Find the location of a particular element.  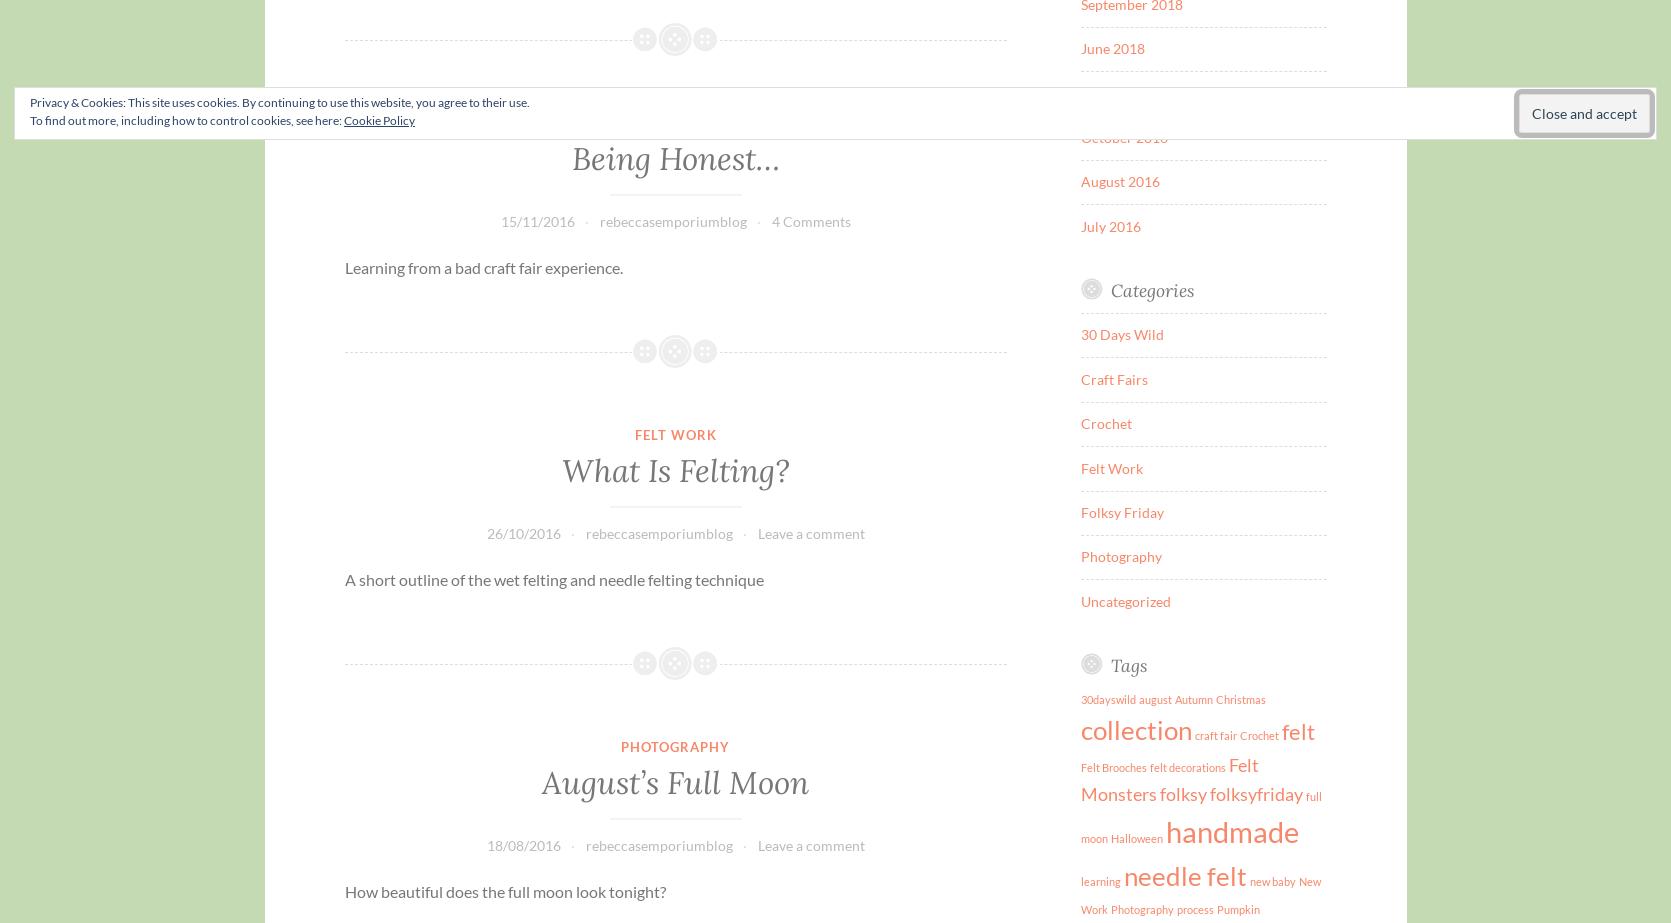

'Folksy Friday' is located at coordinates (1122, 511).